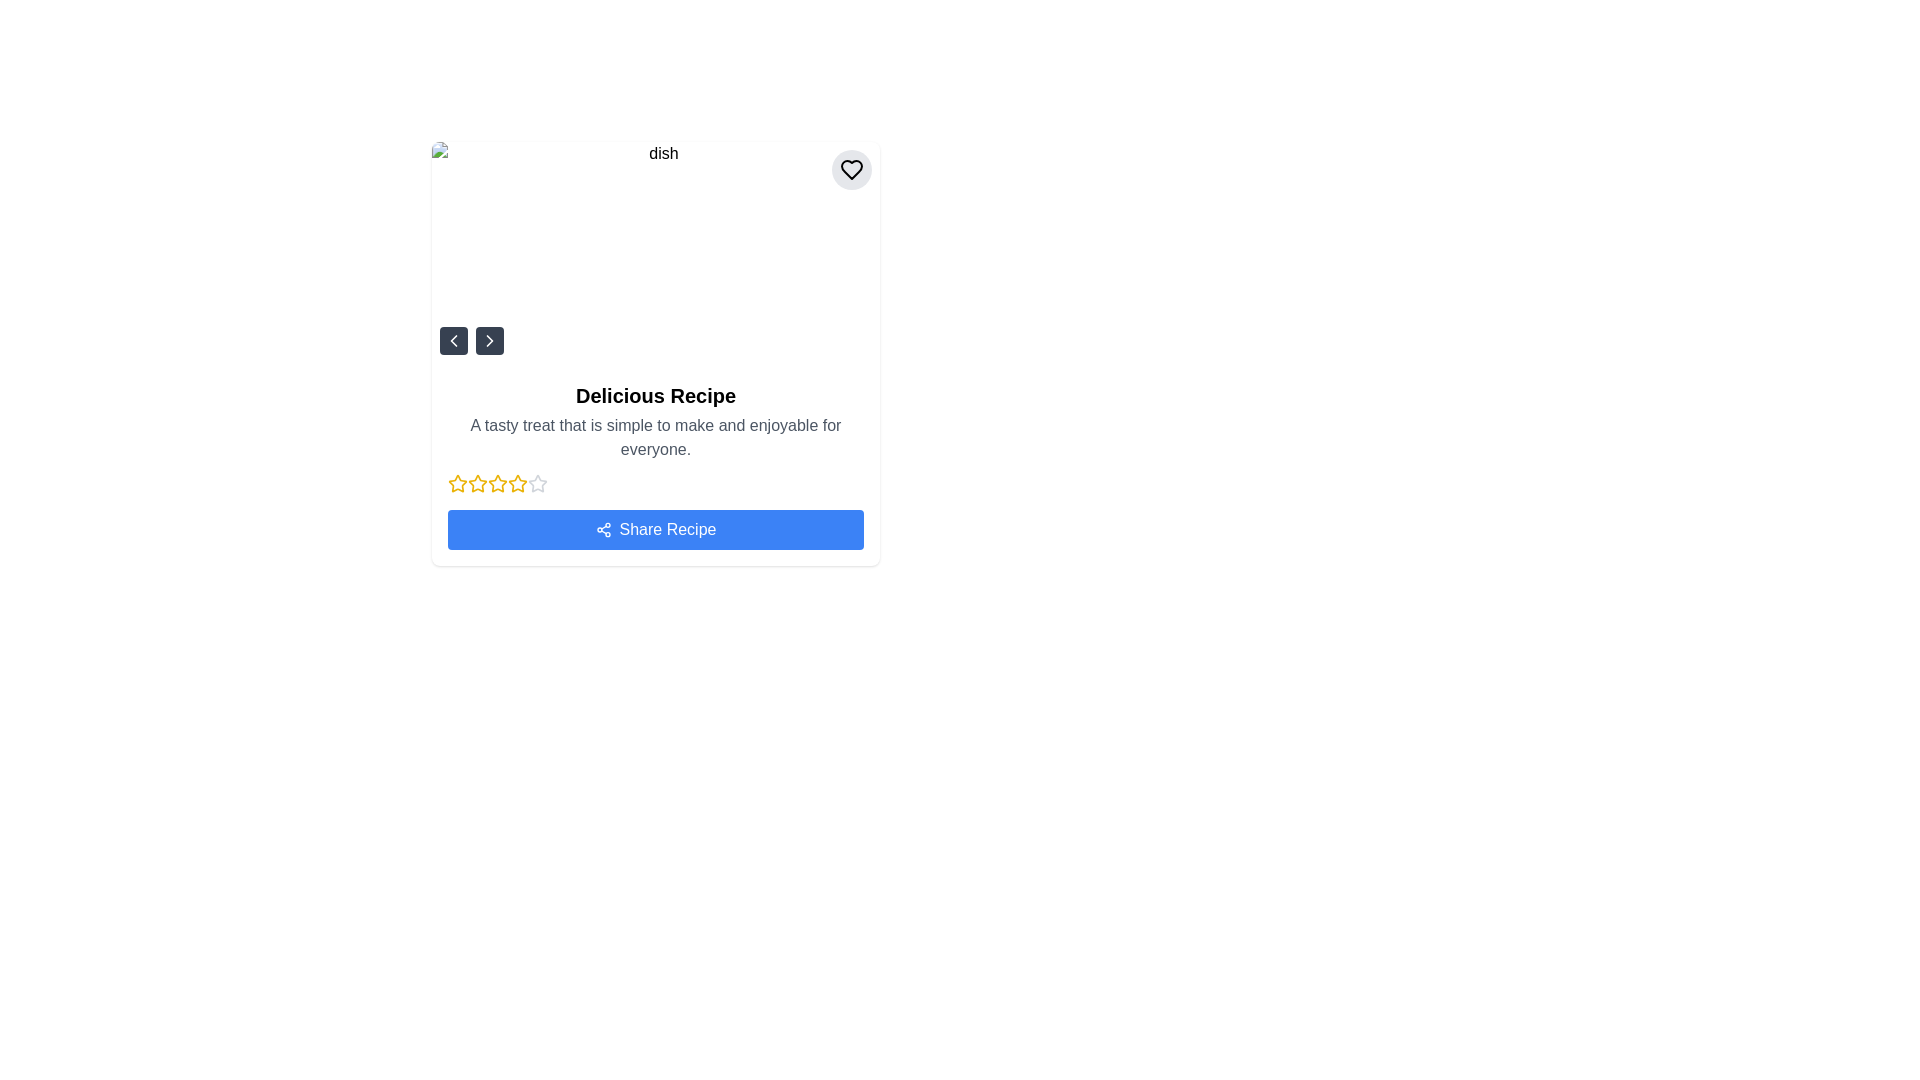 This screenshot has height=1080, width=1920. Describe the element at coordinates (489, 339) in the screenshot. I see `the right navigation button located at the lower left corner of the card` at that location.